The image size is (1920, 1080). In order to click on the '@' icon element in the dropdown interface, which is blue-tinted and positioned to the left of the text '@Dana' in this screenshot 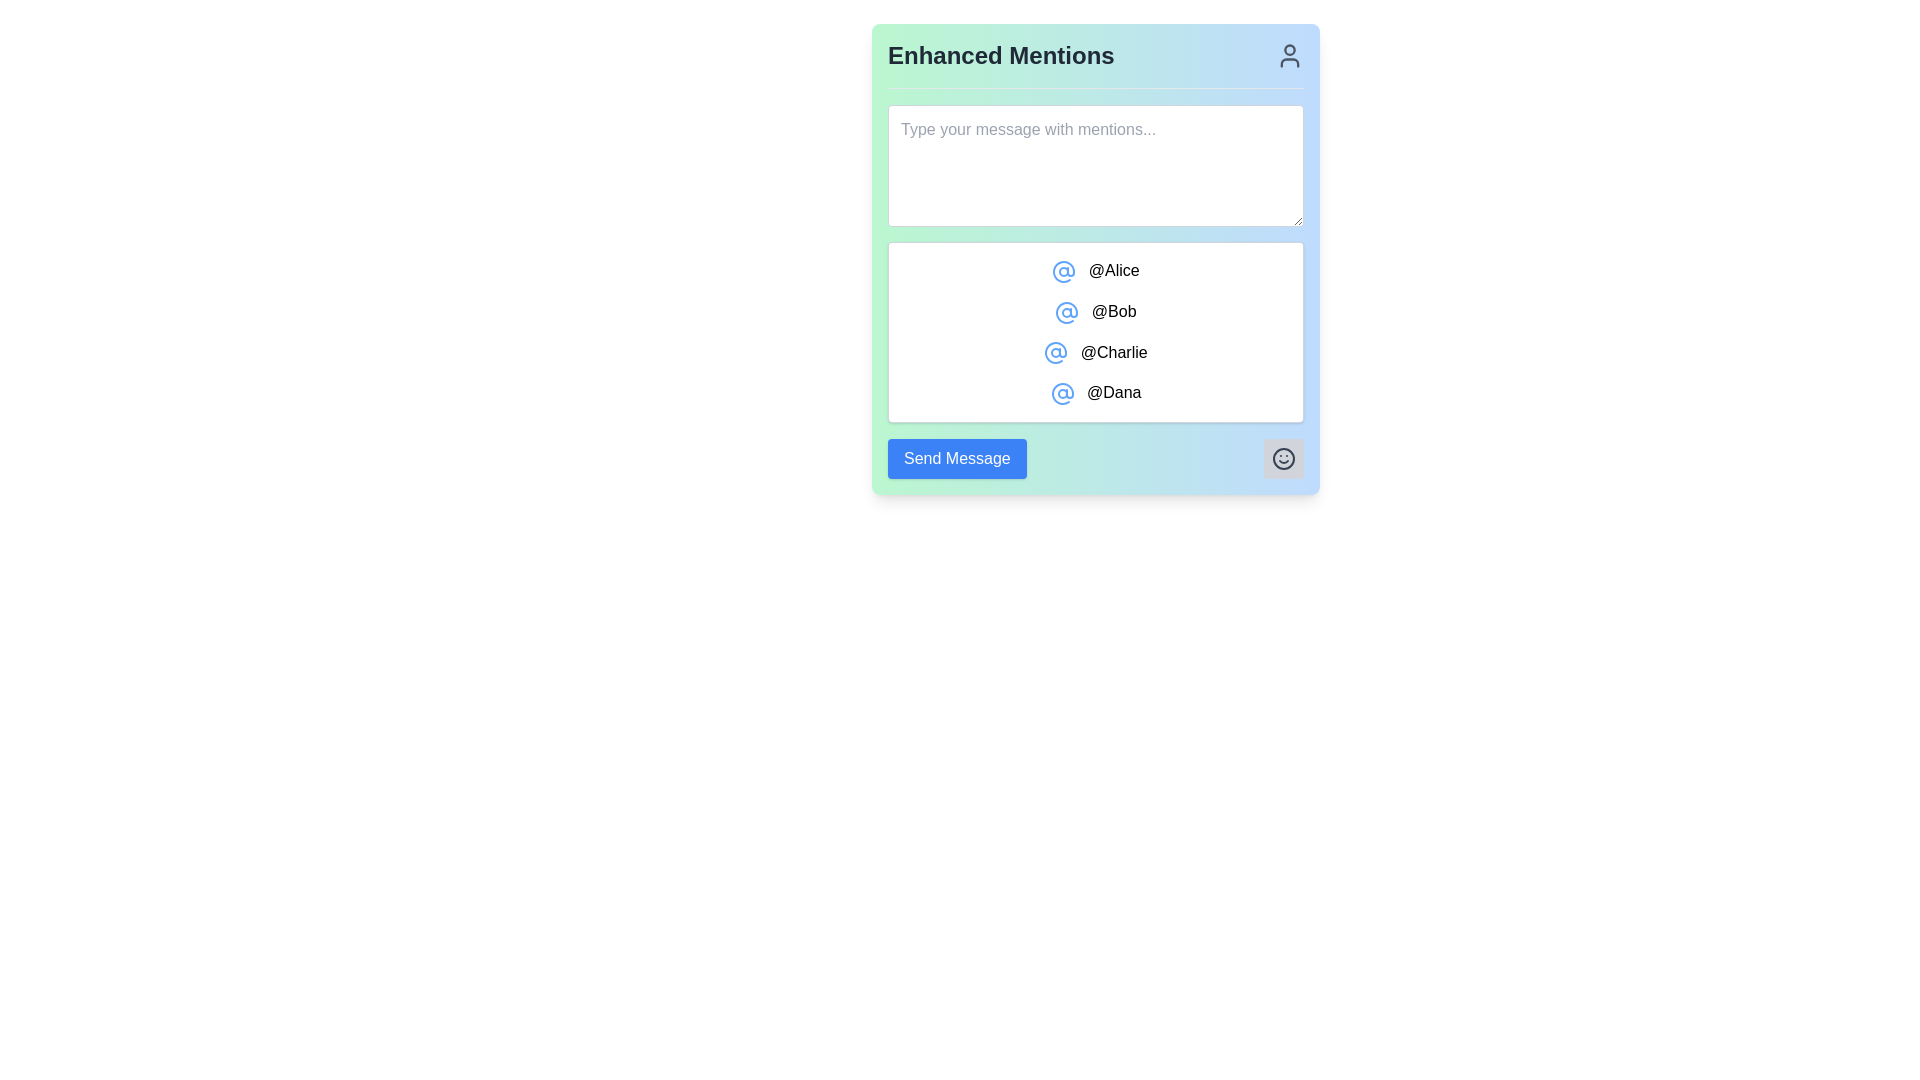, I will do `click(1061, 394)`.